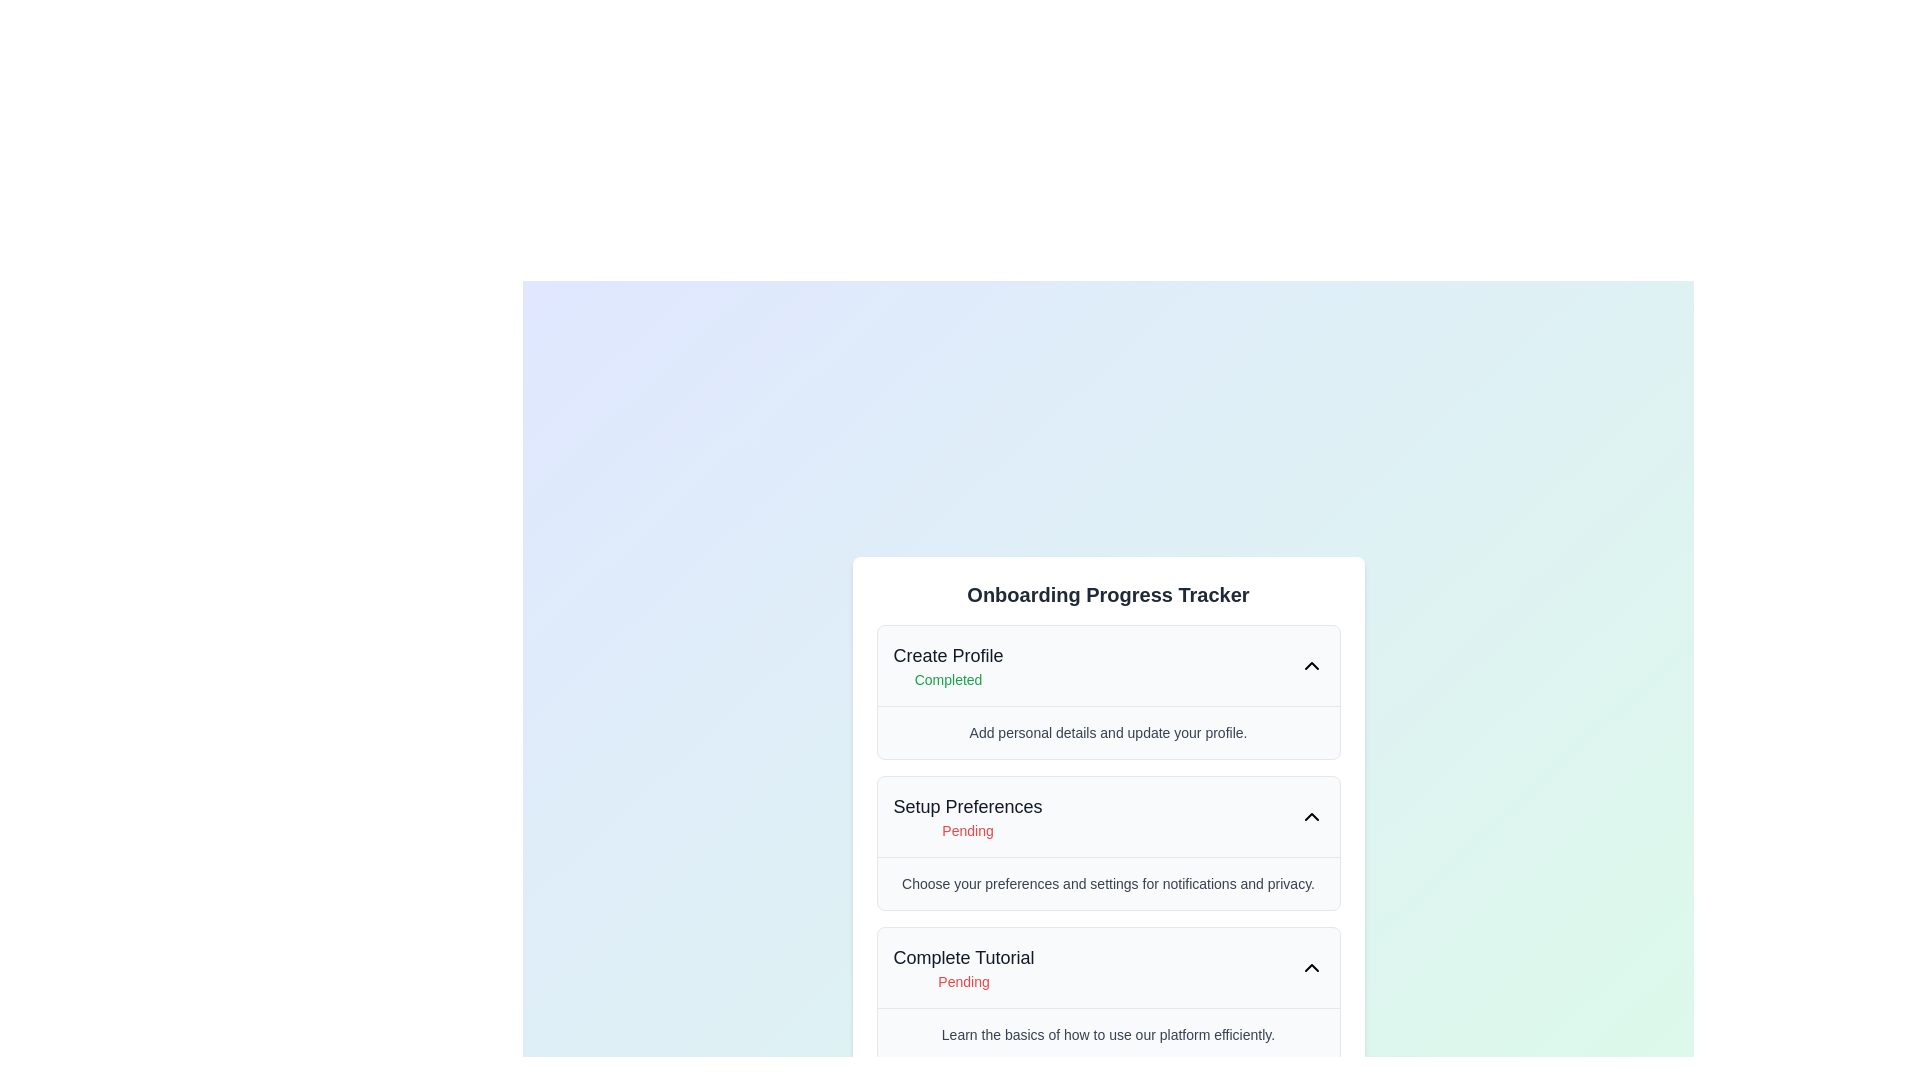 This screenshot has height=1080, width=1920. Describe the element at coordinates (1107, 967) in the screenshot. I see `the 'Complete Tutorial' task card, which has 'Pending' in red below the title` at that location.